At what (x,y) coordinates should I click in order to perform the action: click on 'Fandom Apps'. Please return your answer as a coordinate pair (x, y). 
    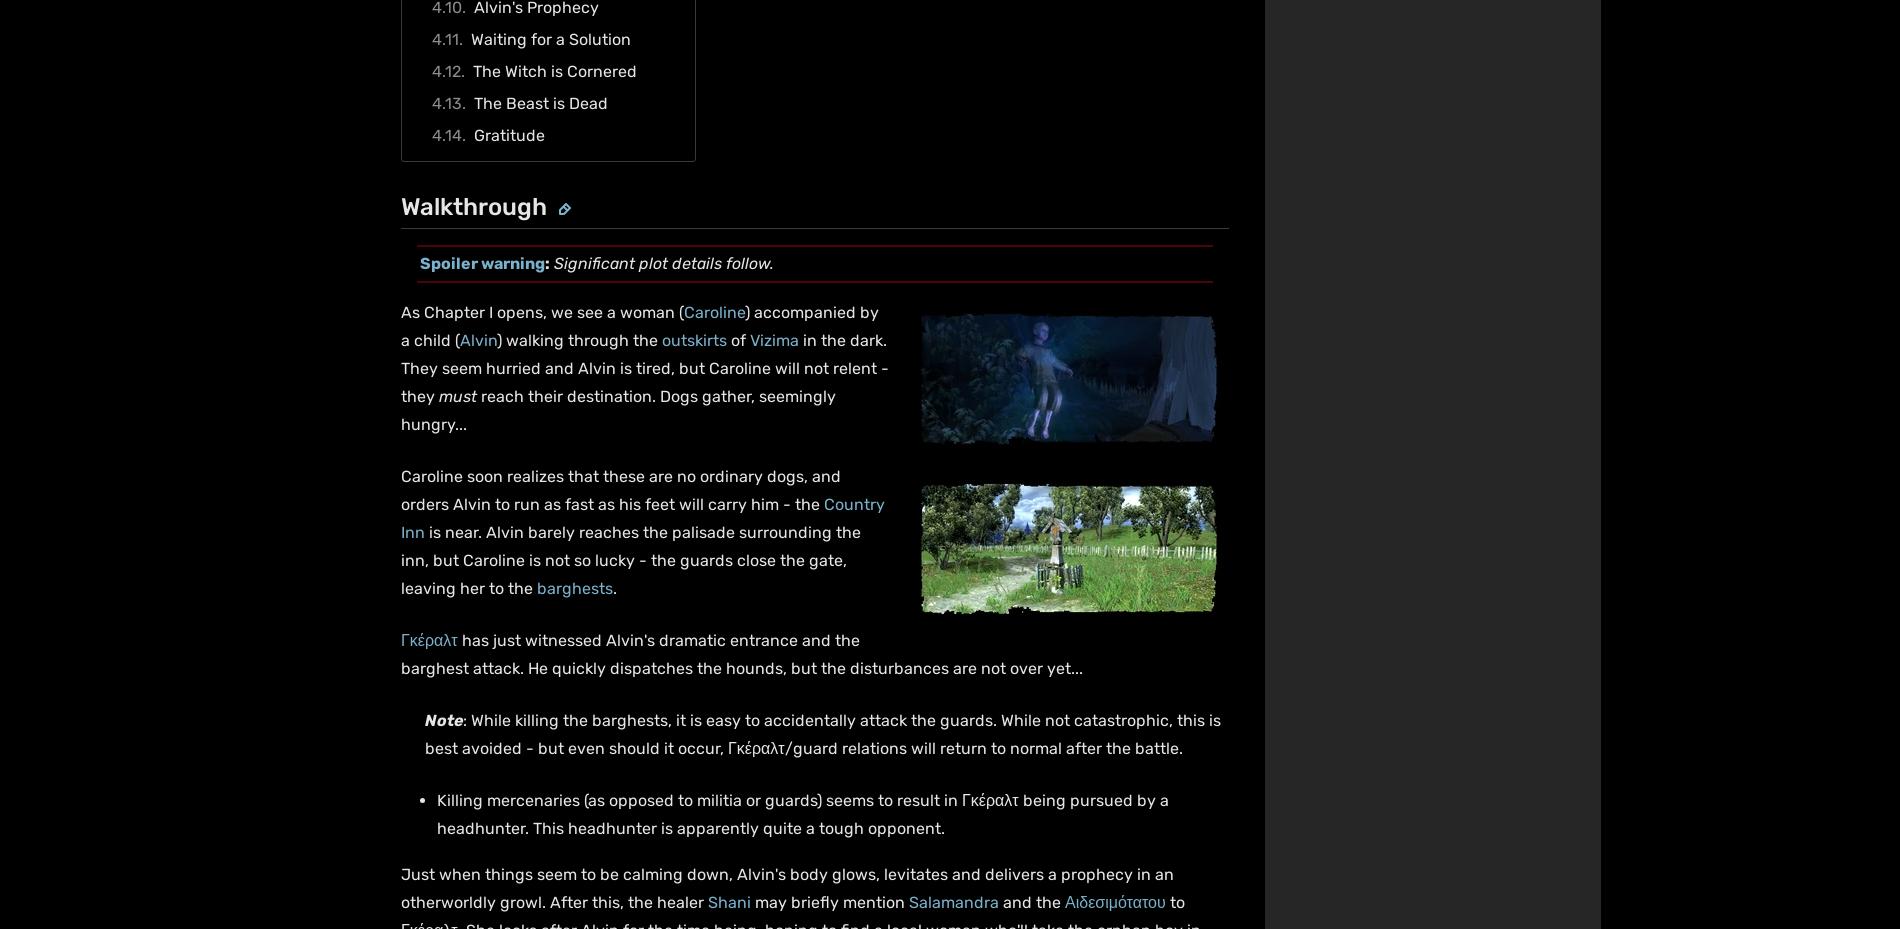
    Looking at the image, I should click on (1287, 728).